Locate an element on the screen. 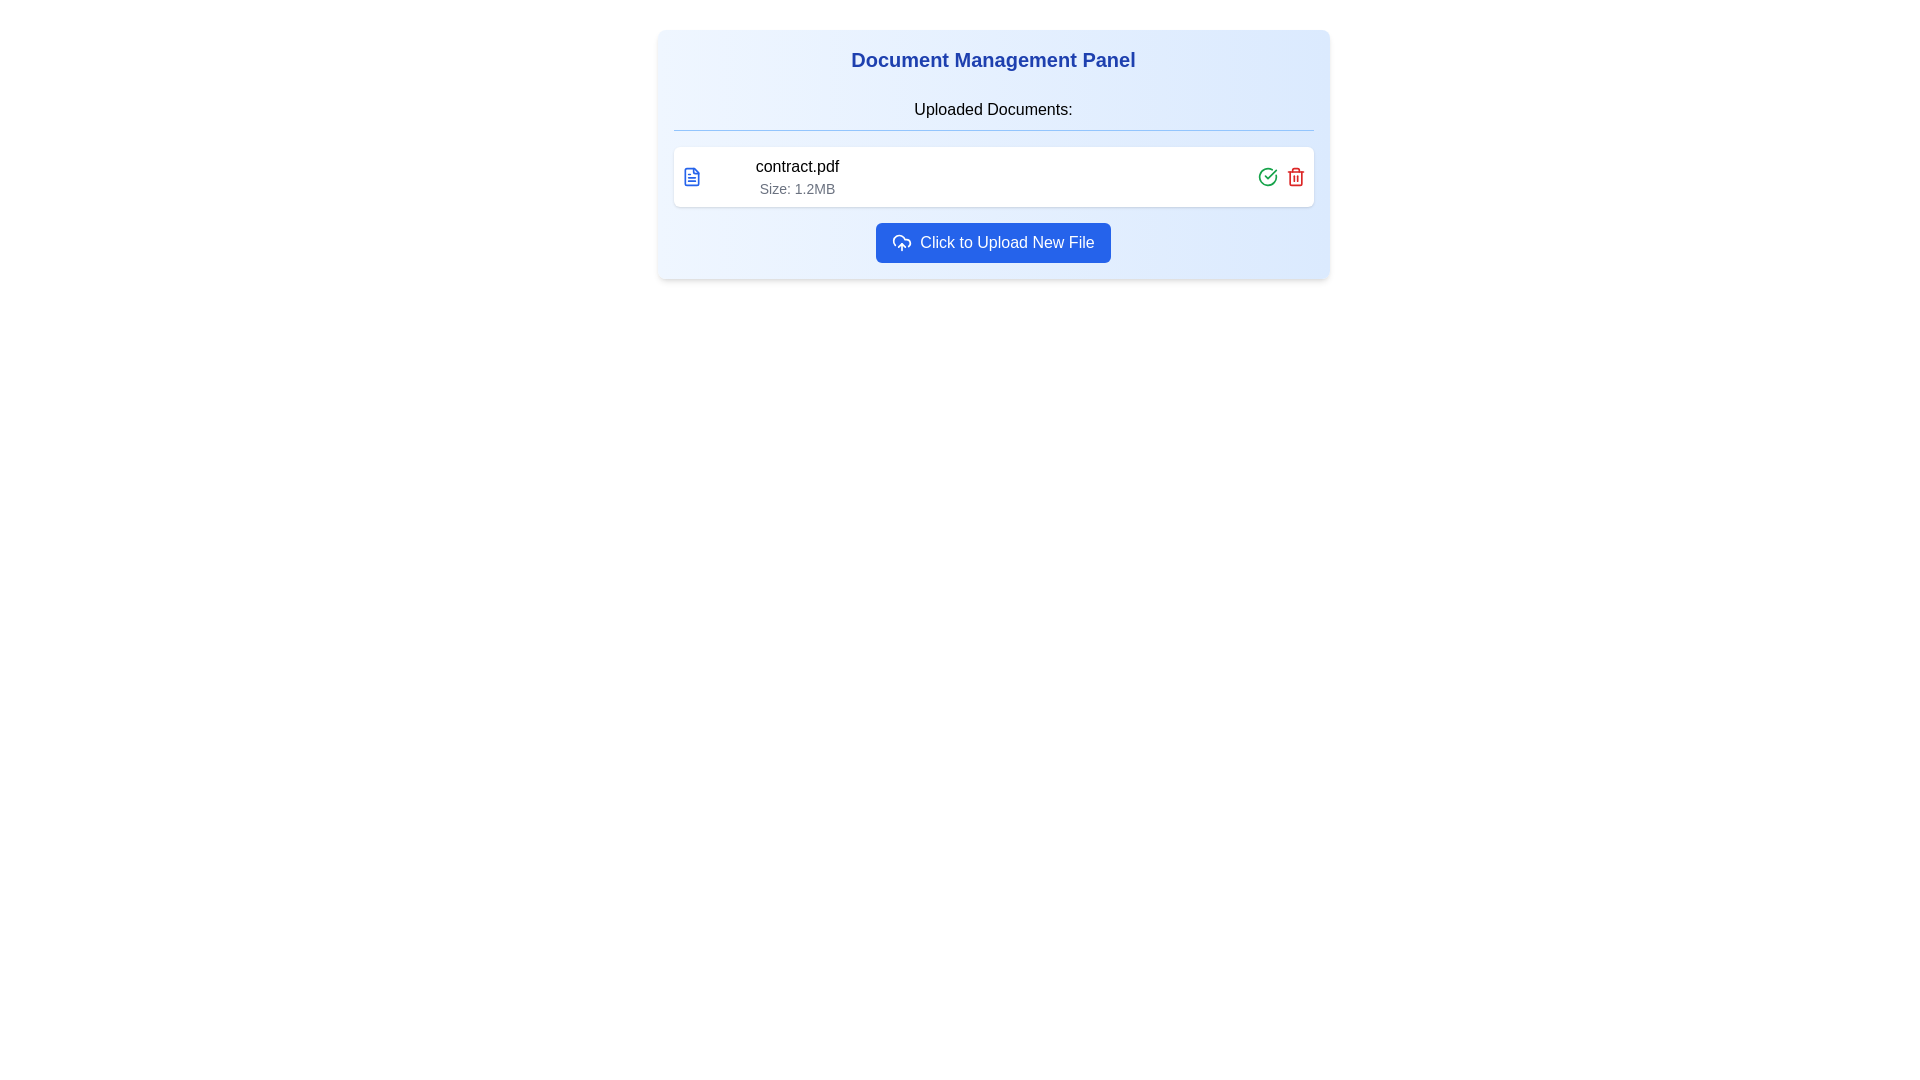 The image size is (1920, 1080). file information displayed in the text element showing the name 'contract.pdf' and size 'Size: 1.2MB', which is the first element under 'Uploaded Documents:' is located at coordinates (782, 176).